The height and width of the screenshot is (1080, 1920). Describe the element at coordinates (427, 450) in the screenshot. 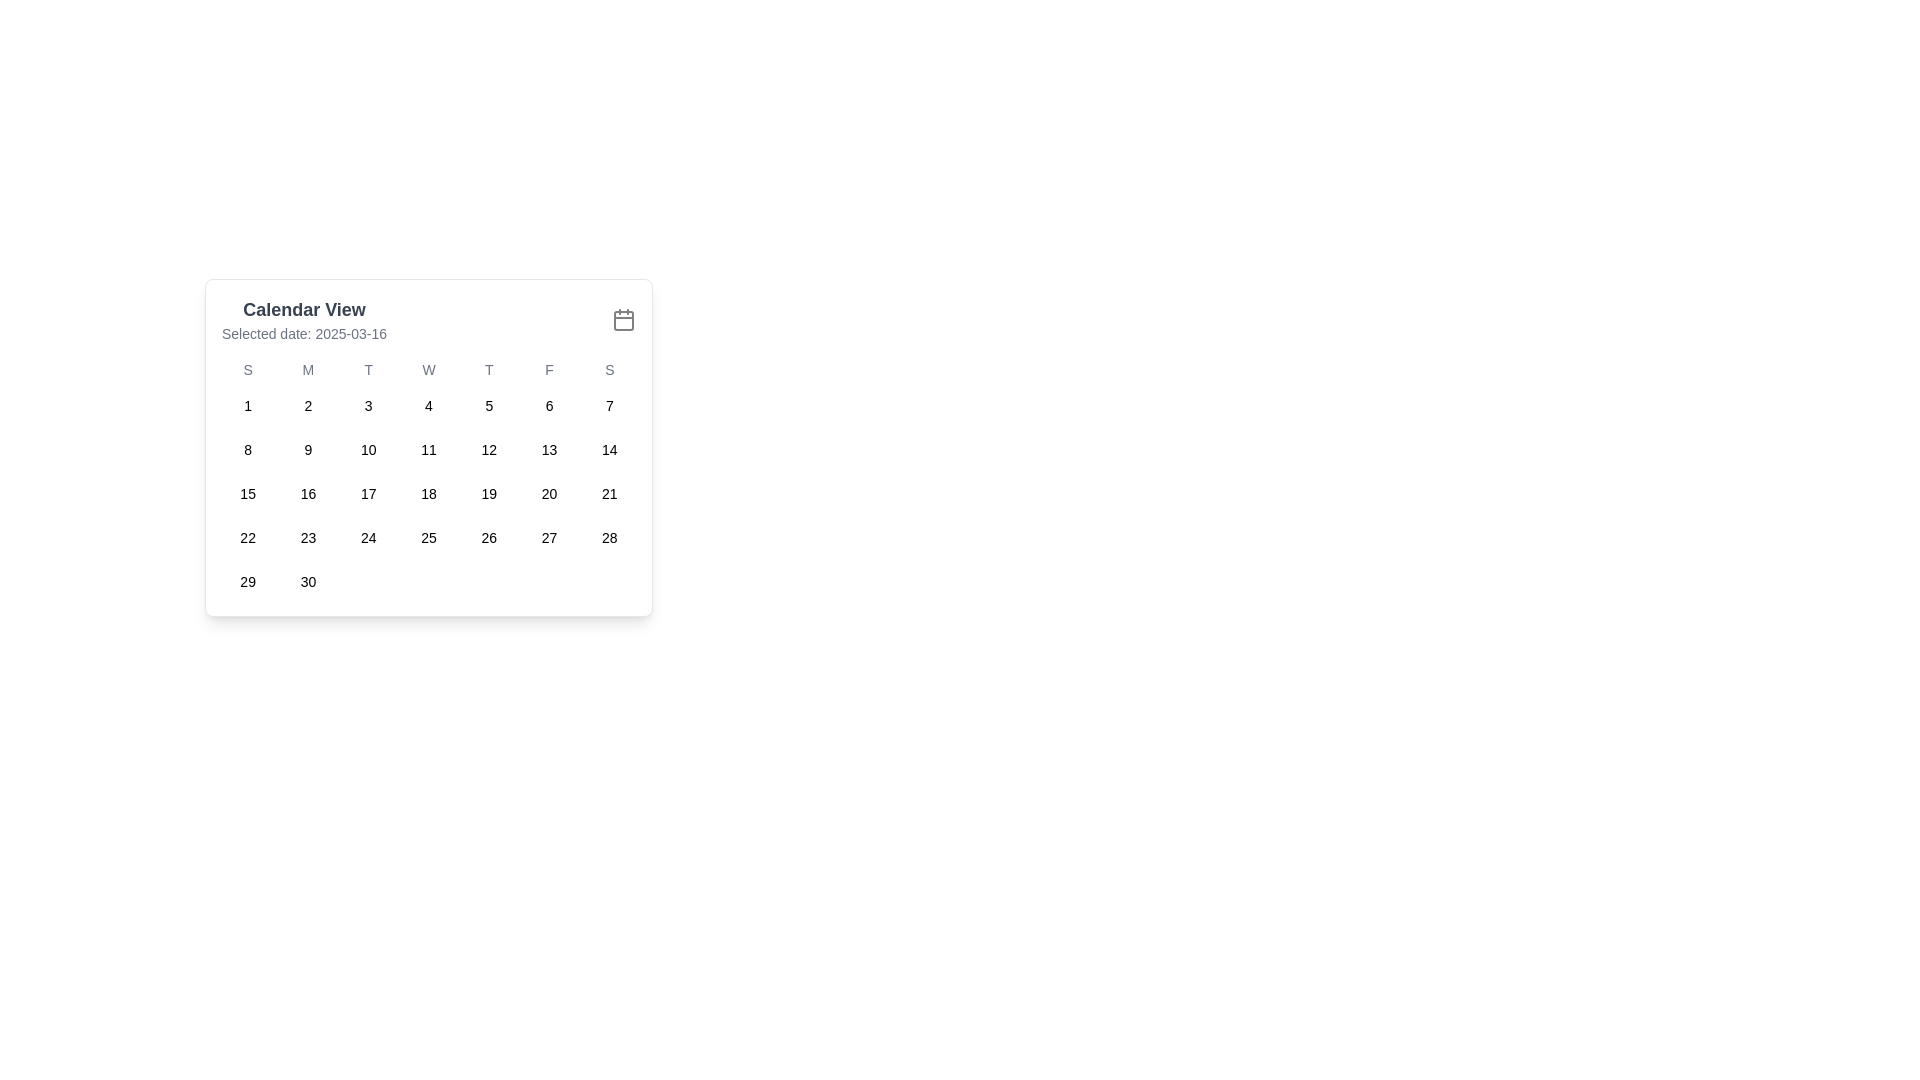

I see `the square-shaped button displaying the text '11' in black, which is located in the fourth row and fourth column of the calendar interface's grid layout` at that location.